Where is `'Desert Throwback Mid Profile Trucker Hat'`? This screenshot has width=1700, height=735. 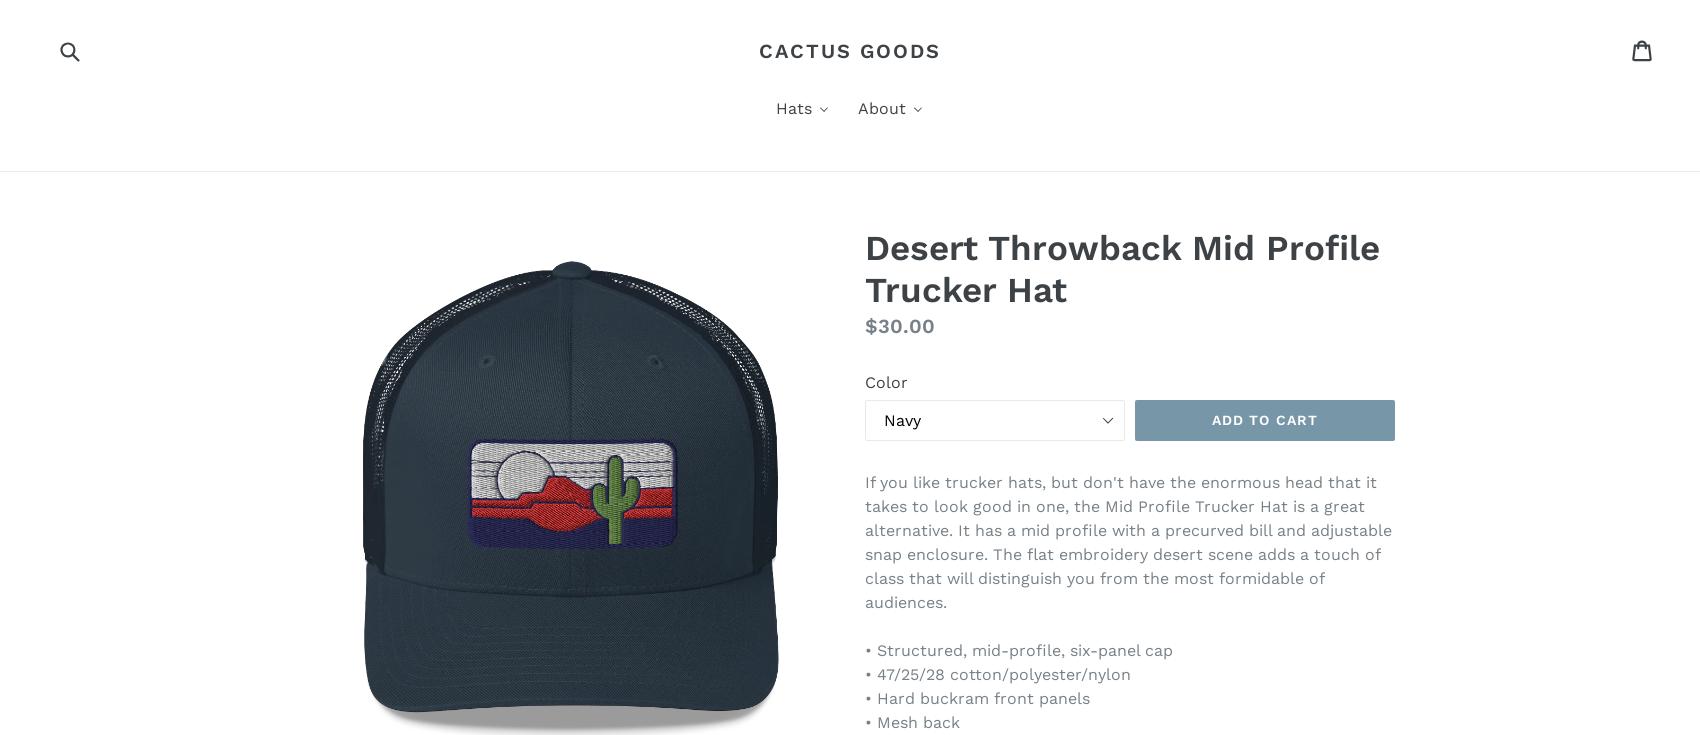
'Desert Throwback Mid Profile Trucker Hat' is located at coordinates (864, 269).